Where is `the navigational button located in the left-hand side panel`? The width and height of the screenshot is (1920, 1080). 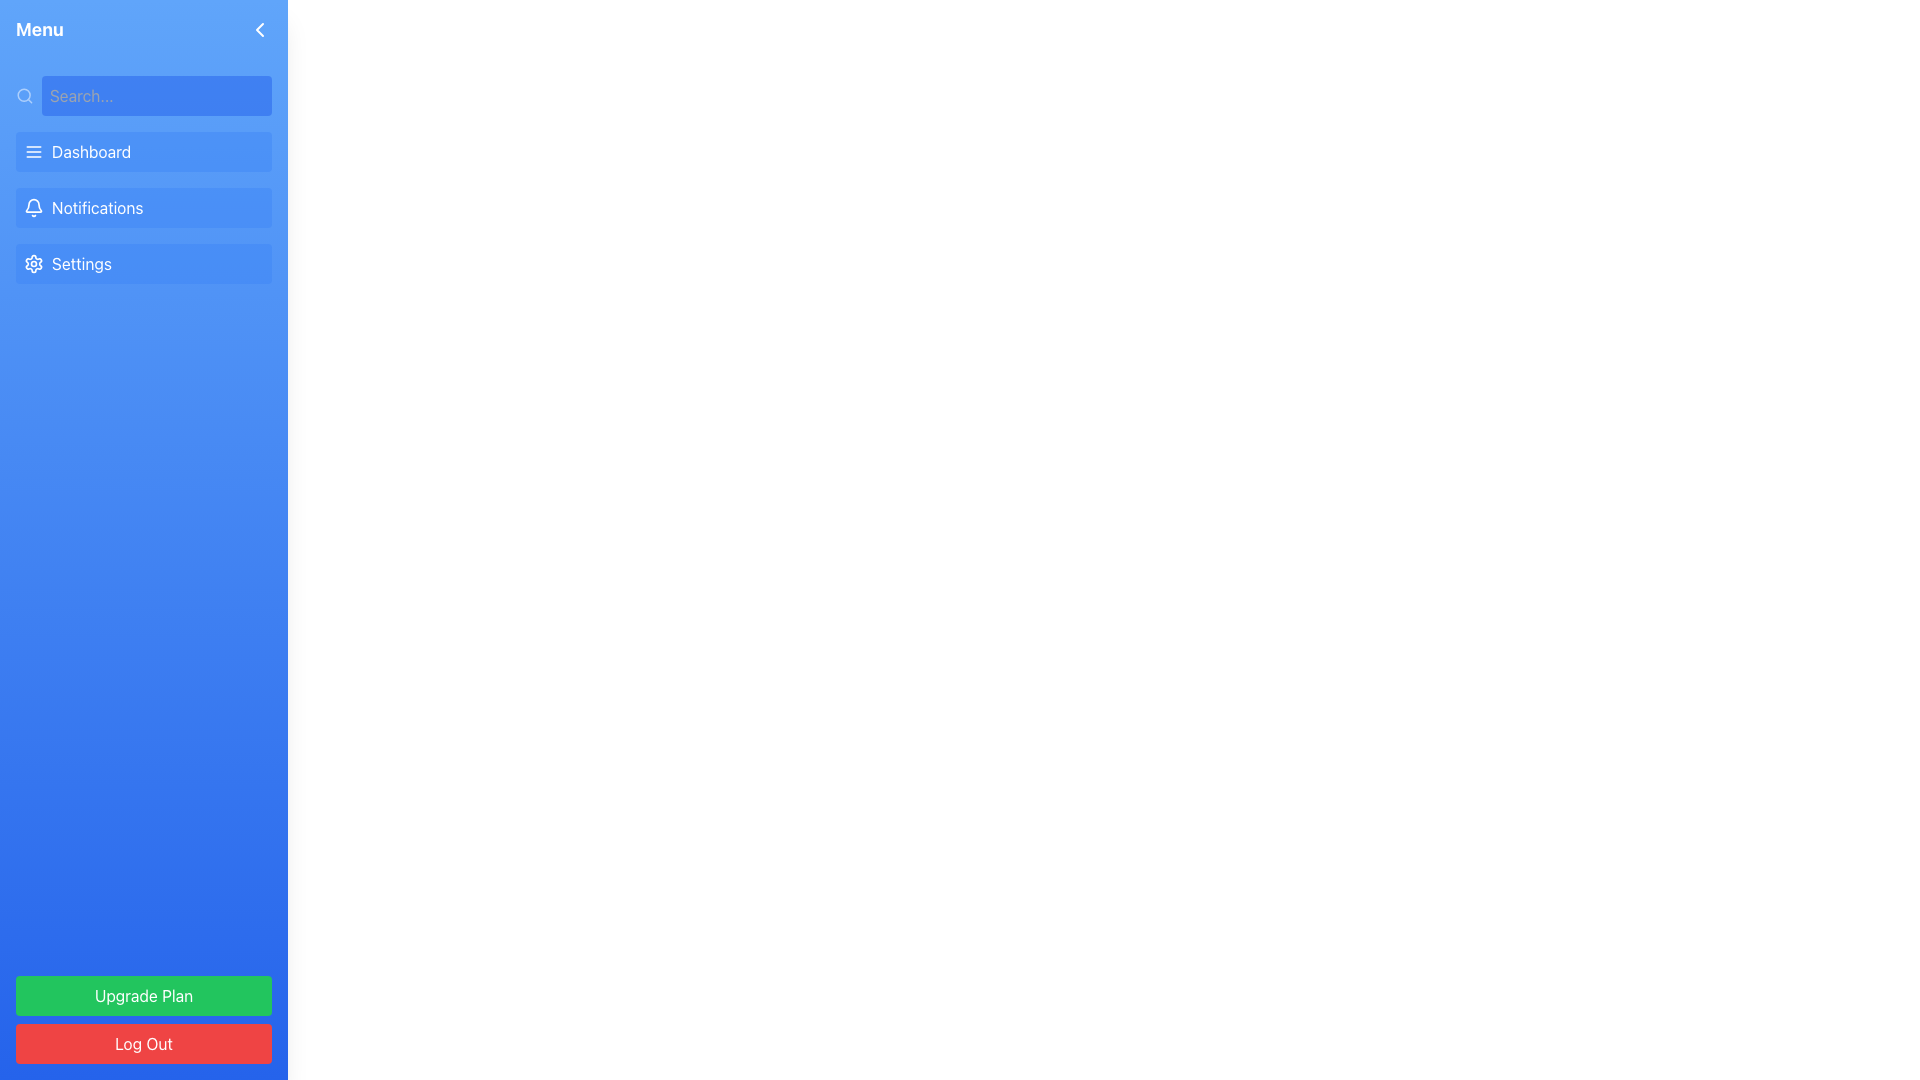
the navigational button located in the left-hand side panel is located at coordinates (143, 150).